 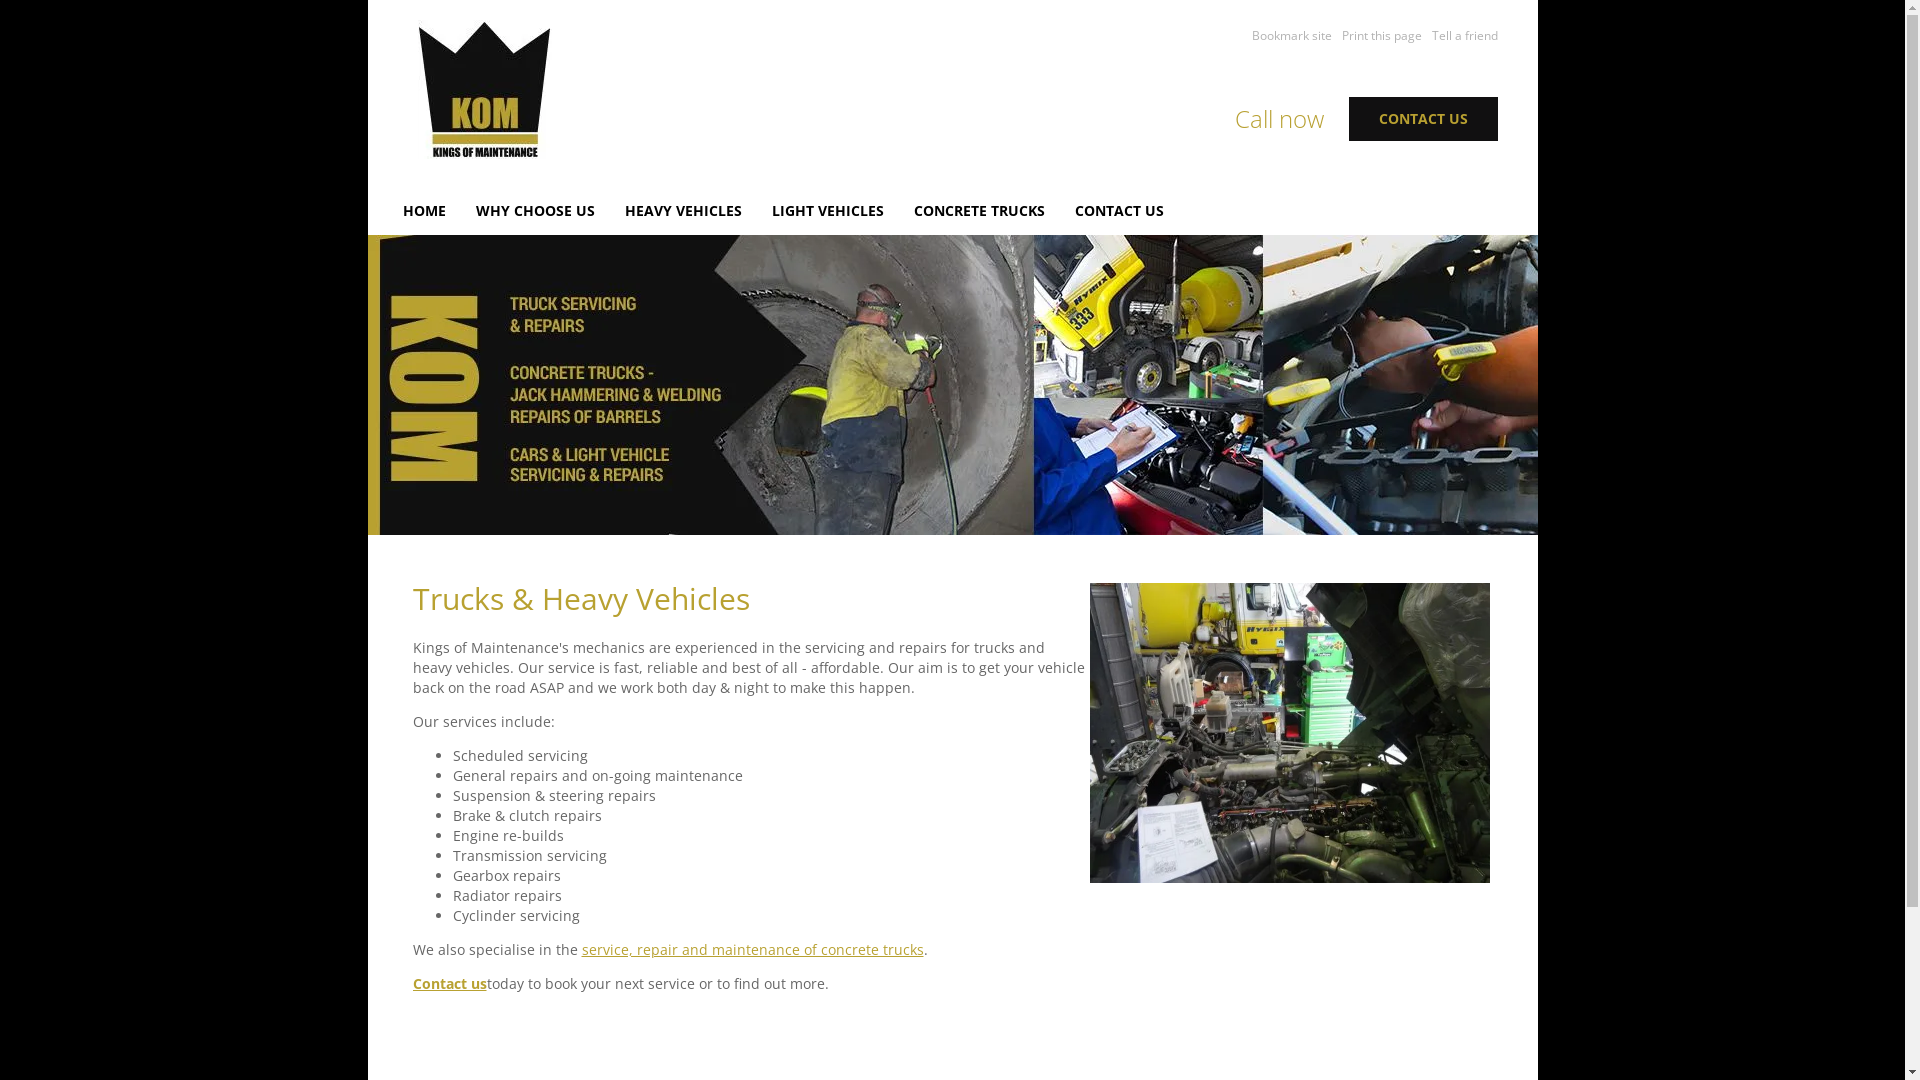 What do you see at coordinates (422, 209) in the screenshot?
I see `'HOME'` at bounding box center [422, 209].